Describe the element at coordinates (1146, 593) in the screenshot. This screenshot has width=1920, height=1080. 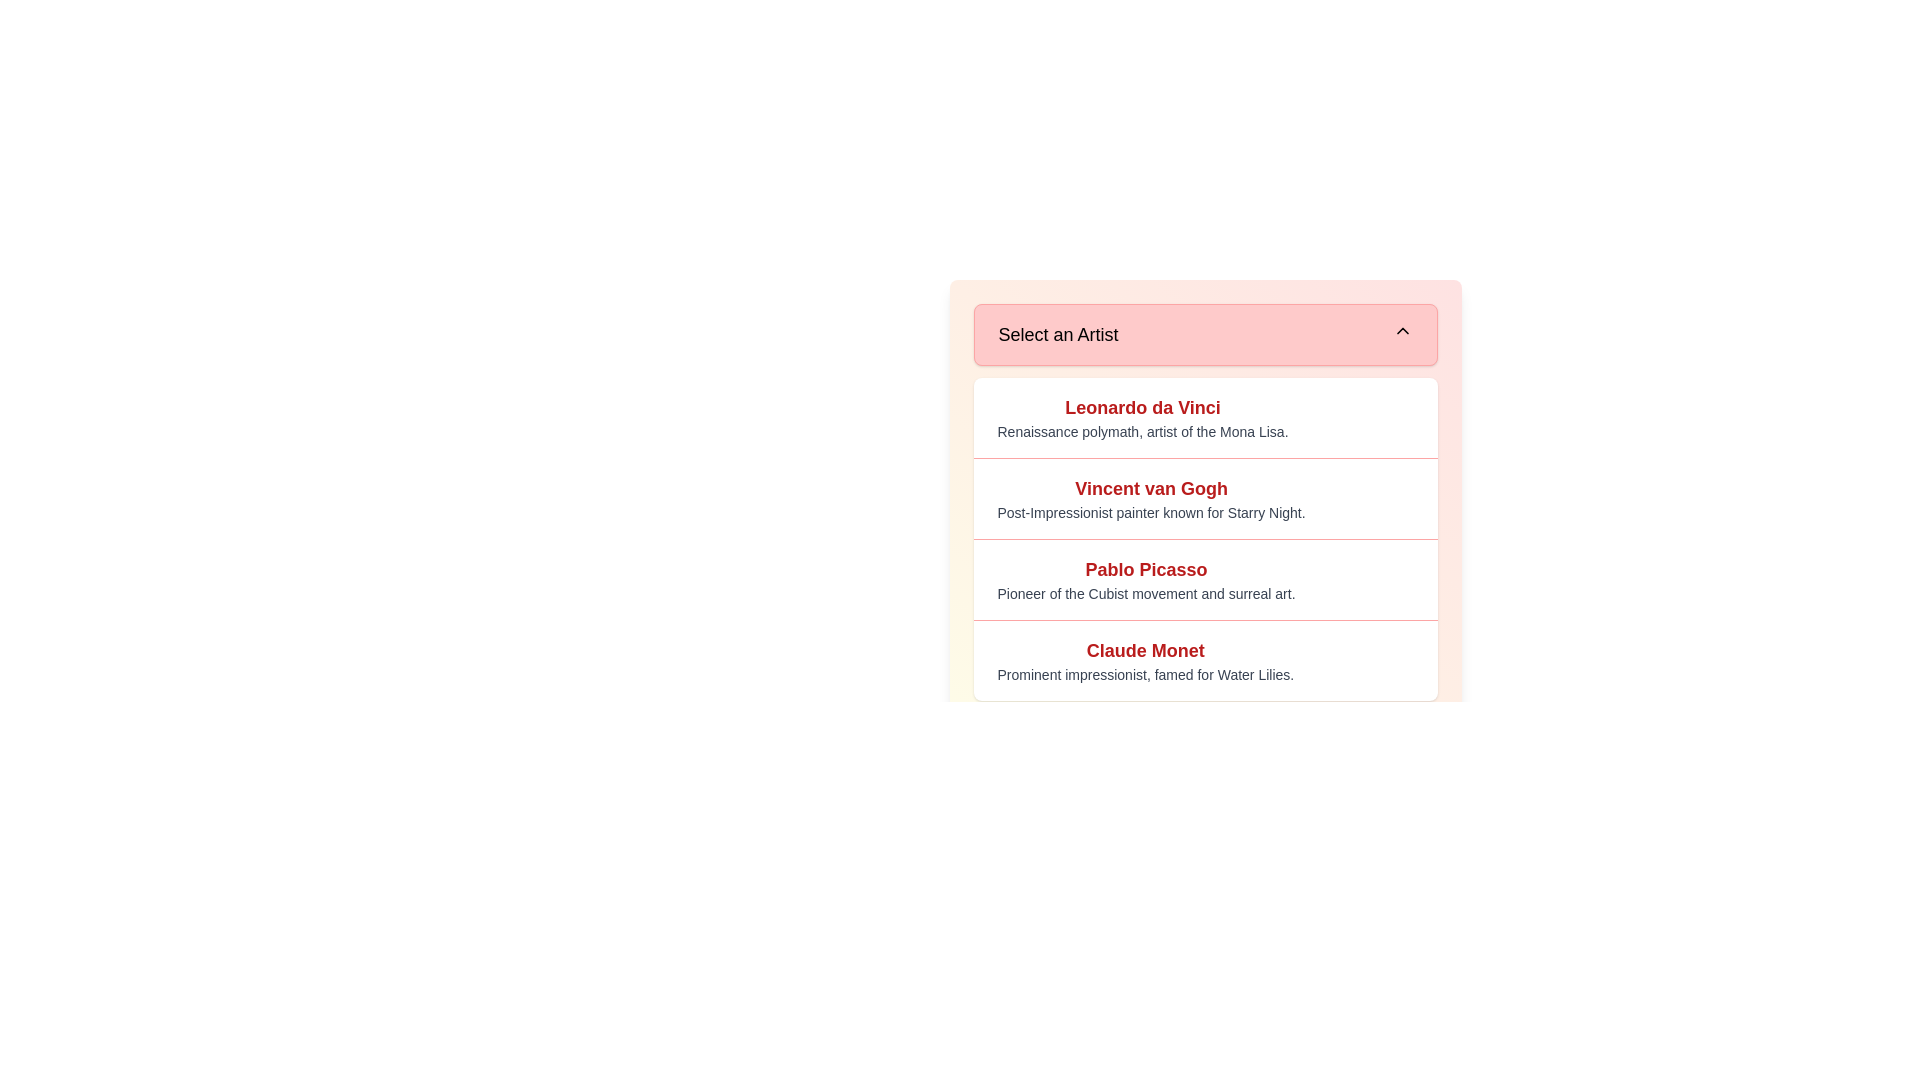
I see `the text element that provides descriptive information about the artist Pablo Picasso` at that location.